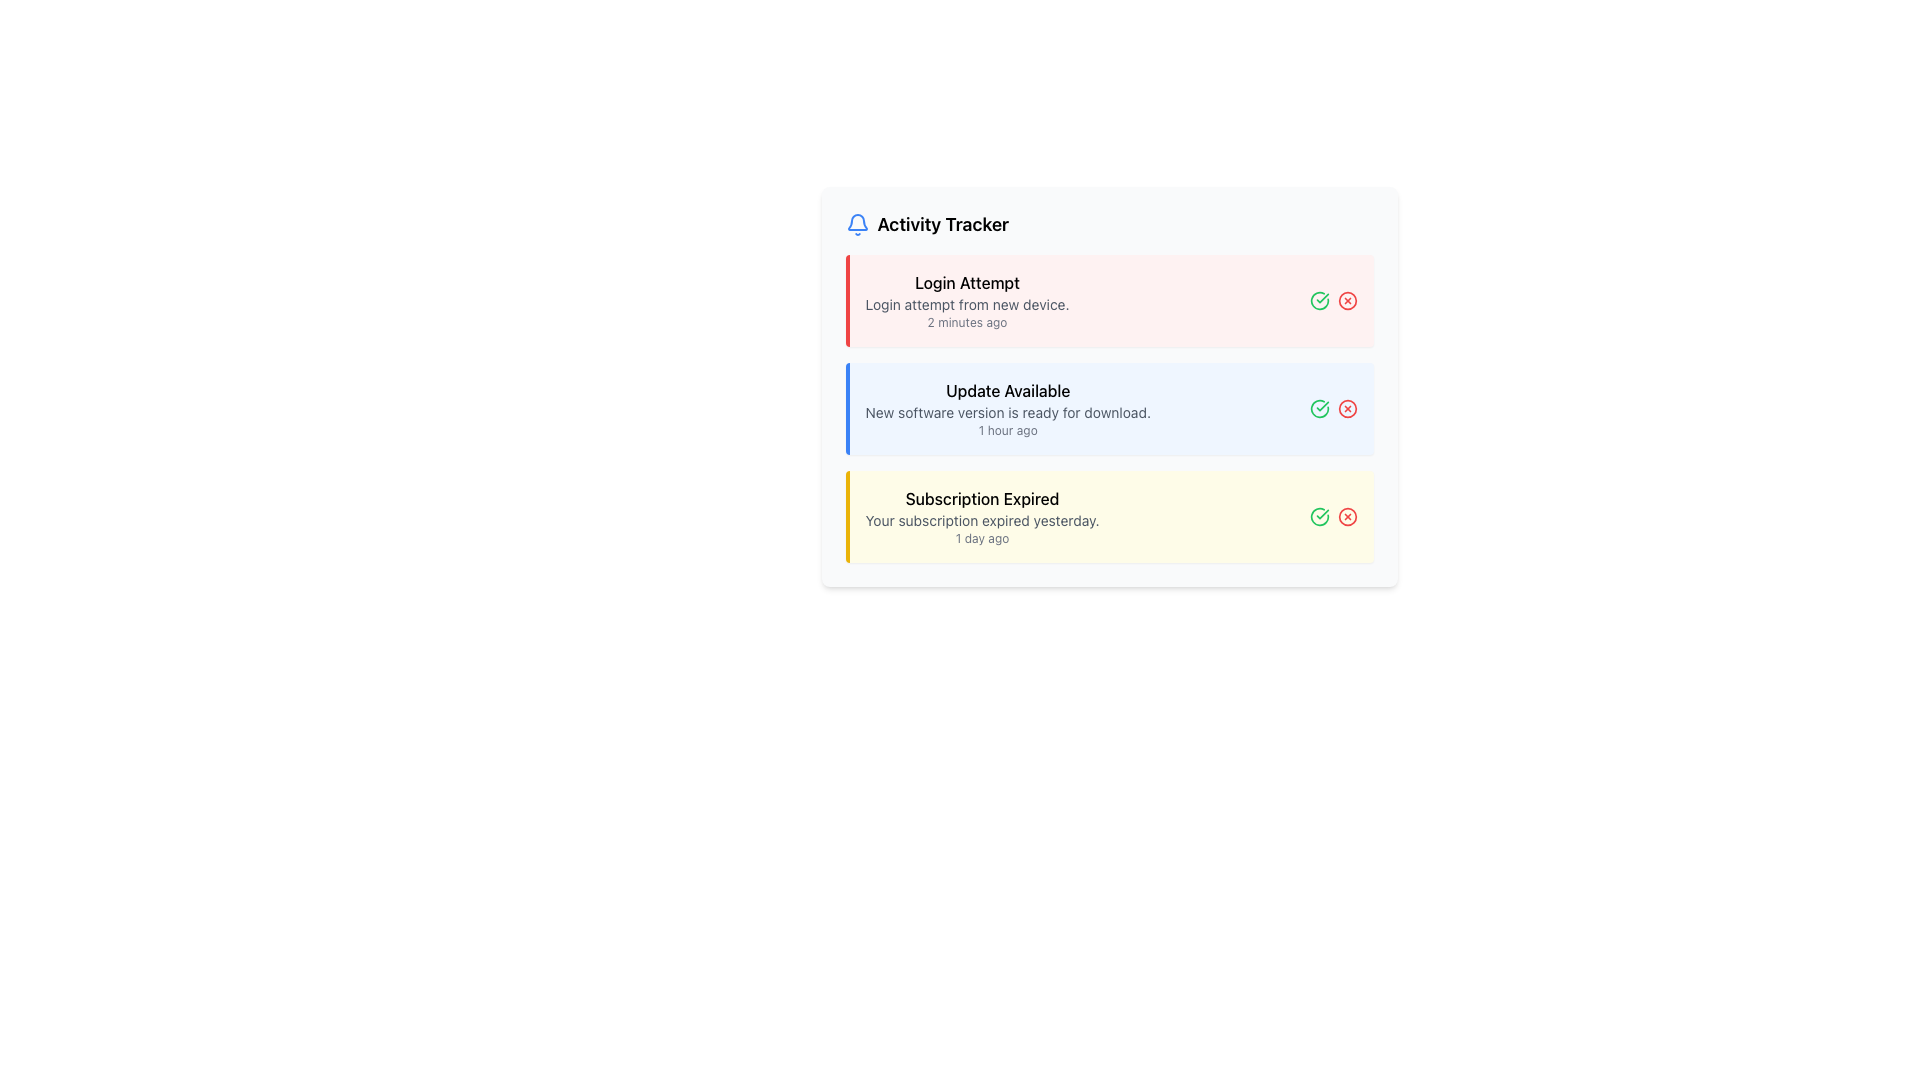 The width and height of the screenshot is (1920, 1080). I want to click on the 'Activity Tracker' text label, which is displayed in bold font within the header of a notification card, located to the right of a bell icon, so click(942, 224).